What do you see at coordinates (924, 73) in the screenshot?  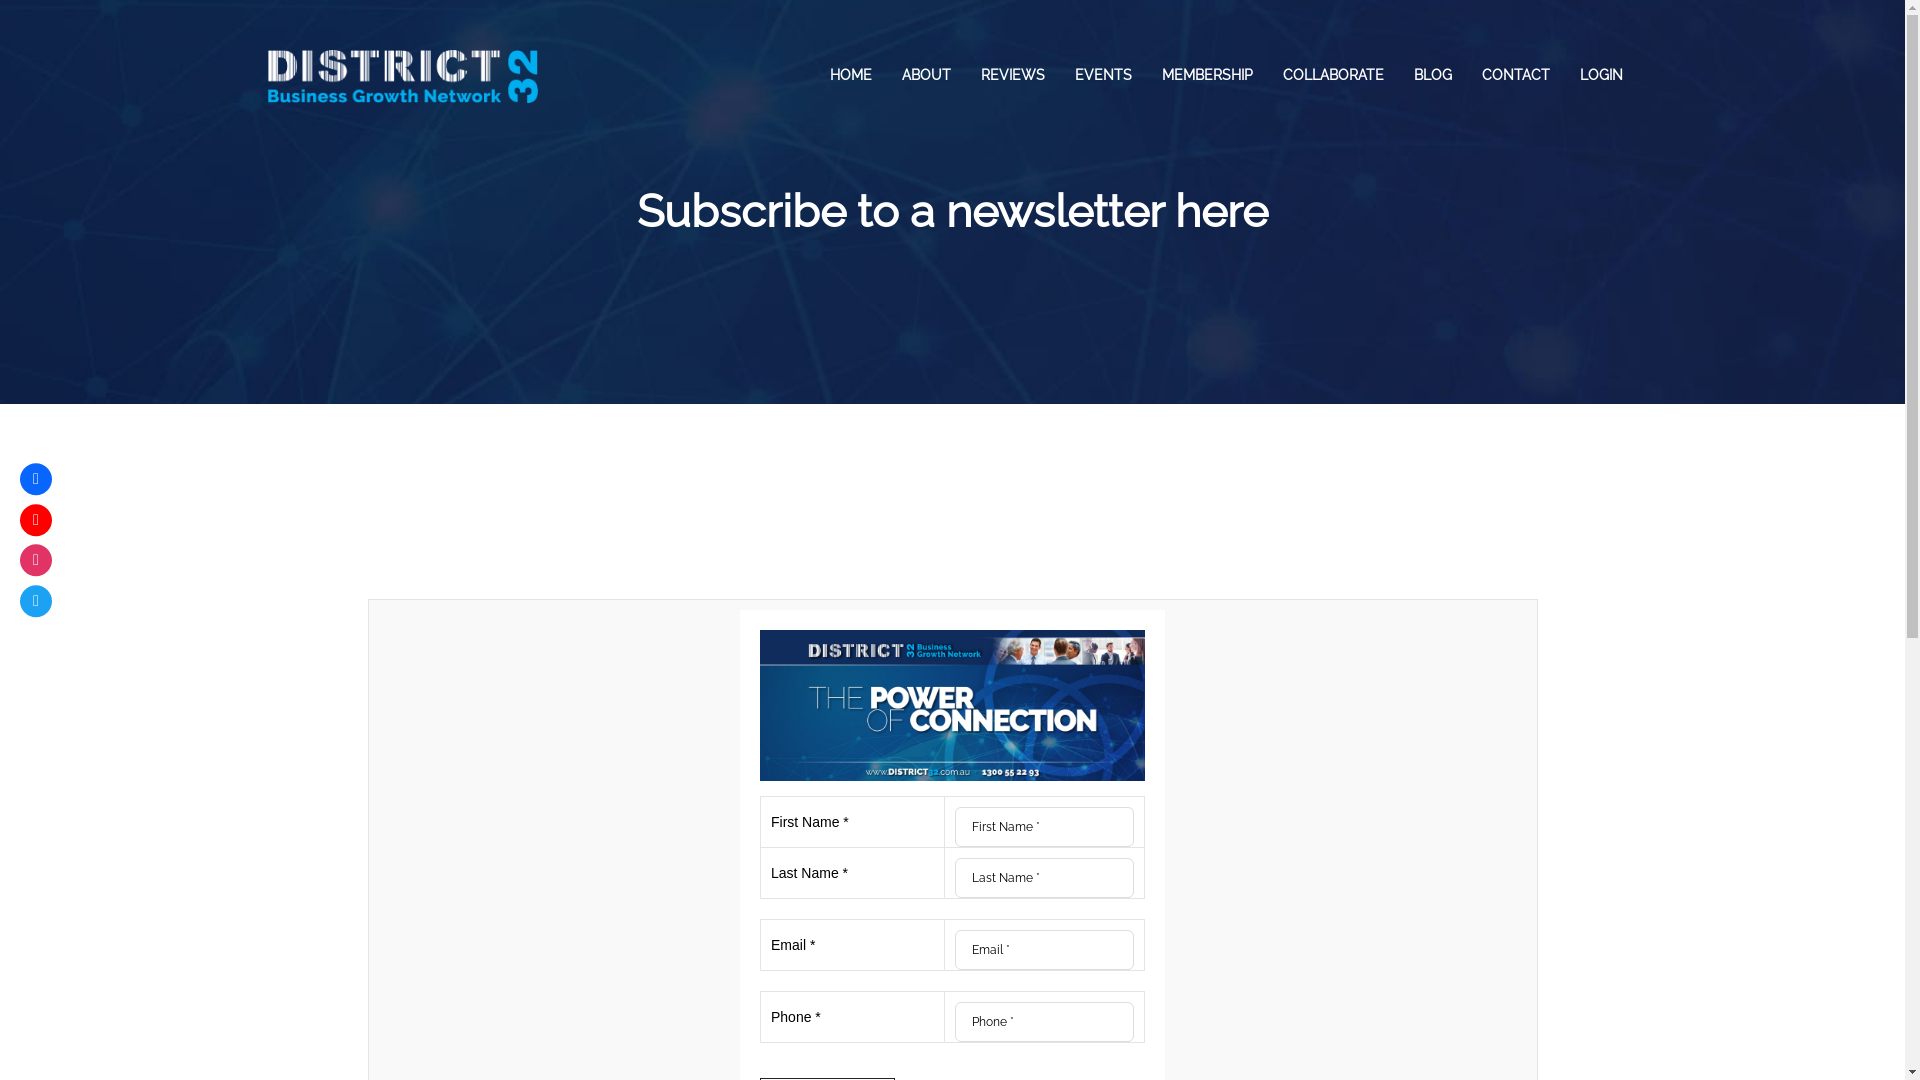 I see `'ABOUT'` at bounding box center [924, 73].